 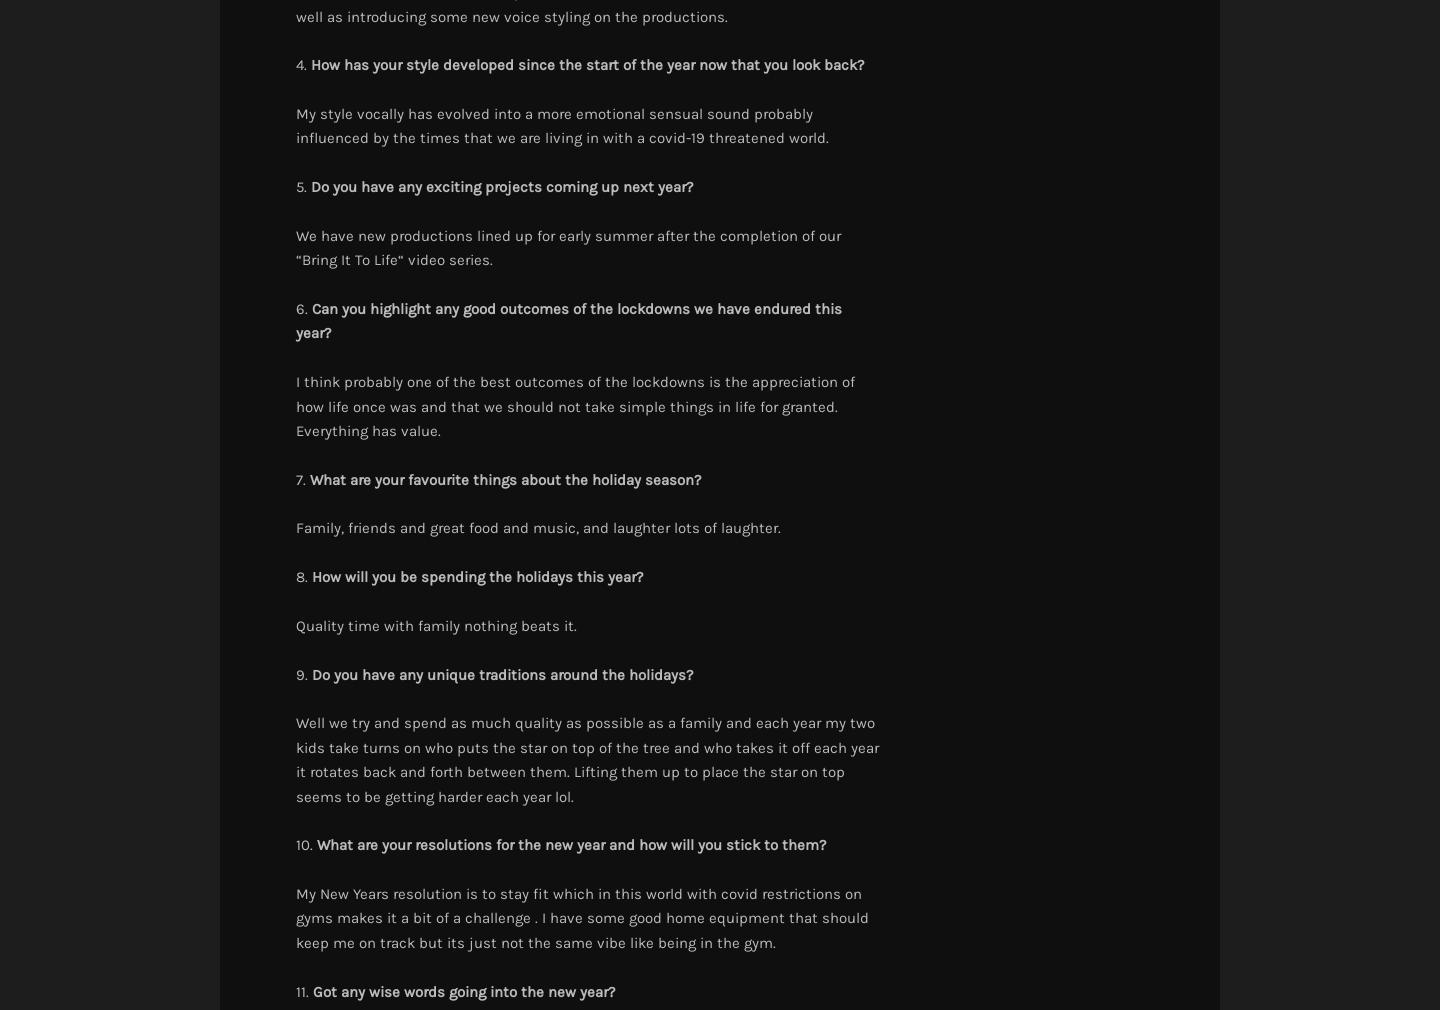 What do you see at coordinates (575, 406) in the screenshot?
I see `'I think probably one of the best outcomes of the lockdowns is the appreciation of how life once was and that we should not take simple things in life for granted. Everything has value.'` at bounding box center [575, 406].